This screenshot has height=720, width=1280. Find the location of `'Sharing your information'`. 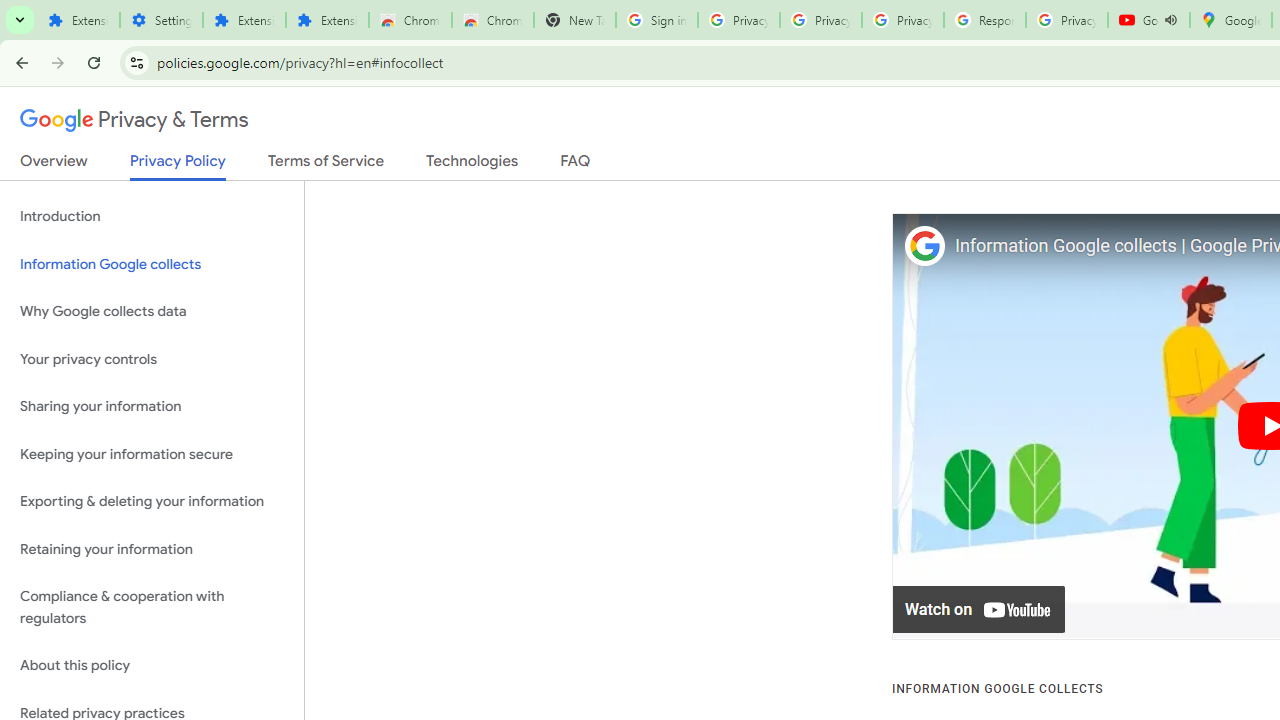

'Sharing your information' is located at coordinates (151, 406).